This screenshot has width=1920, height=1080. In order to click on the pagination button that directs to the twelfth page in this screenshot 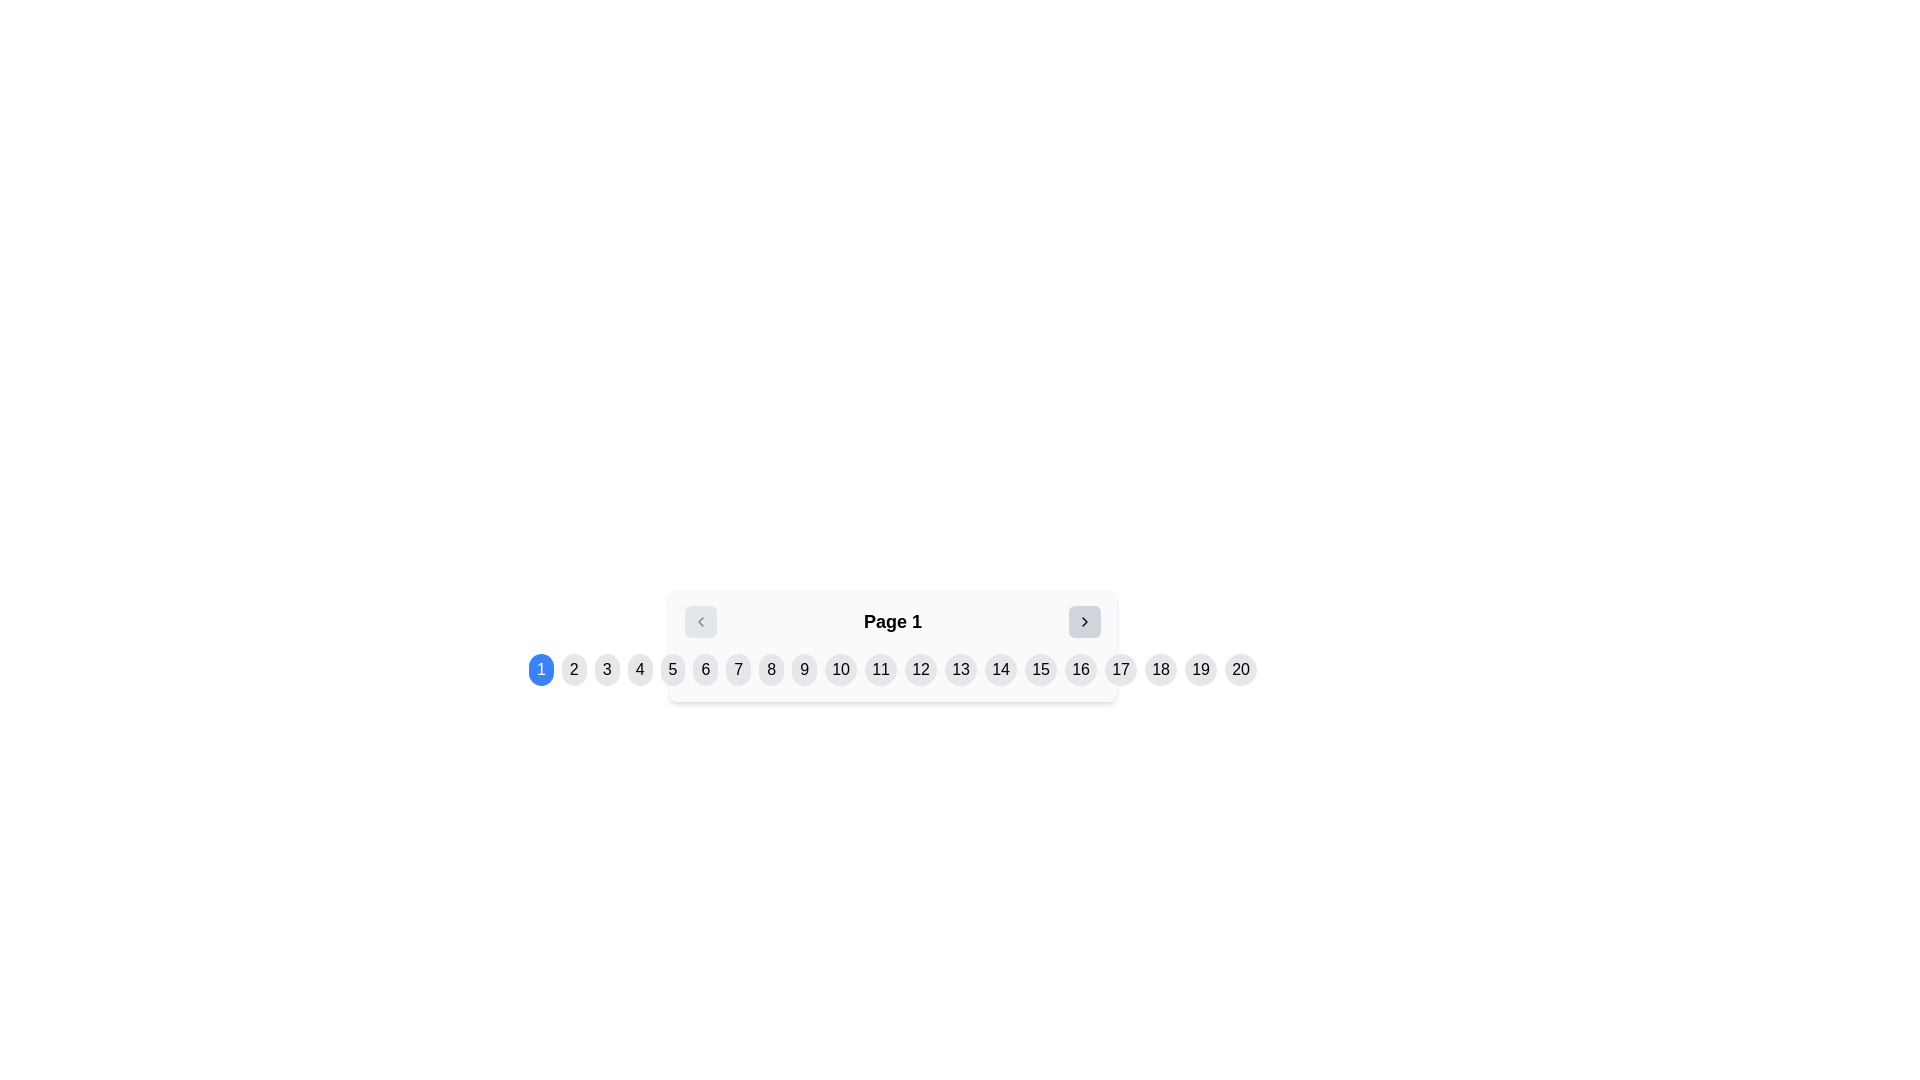, I will do `click(920, 670)`.